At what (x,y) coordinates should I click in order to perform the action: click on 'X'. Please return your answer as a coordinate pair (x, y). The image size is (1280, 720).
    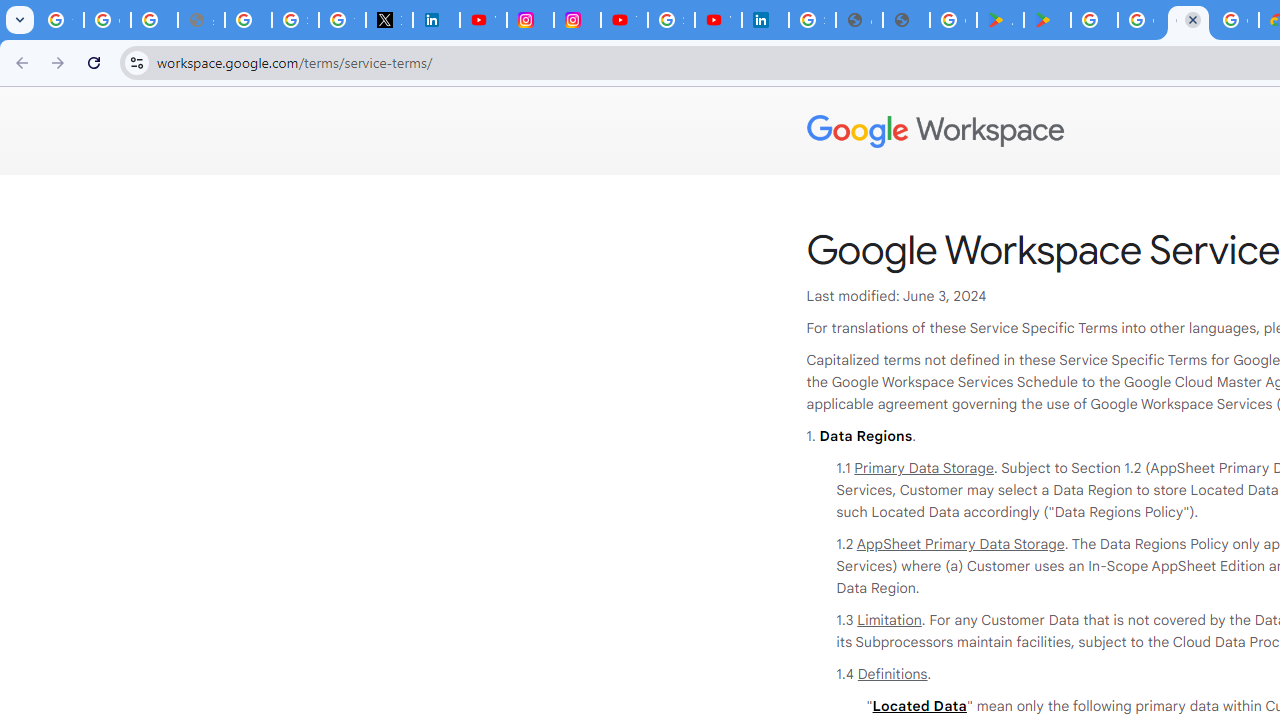
    Looking at the image, I should click on (389, 20).